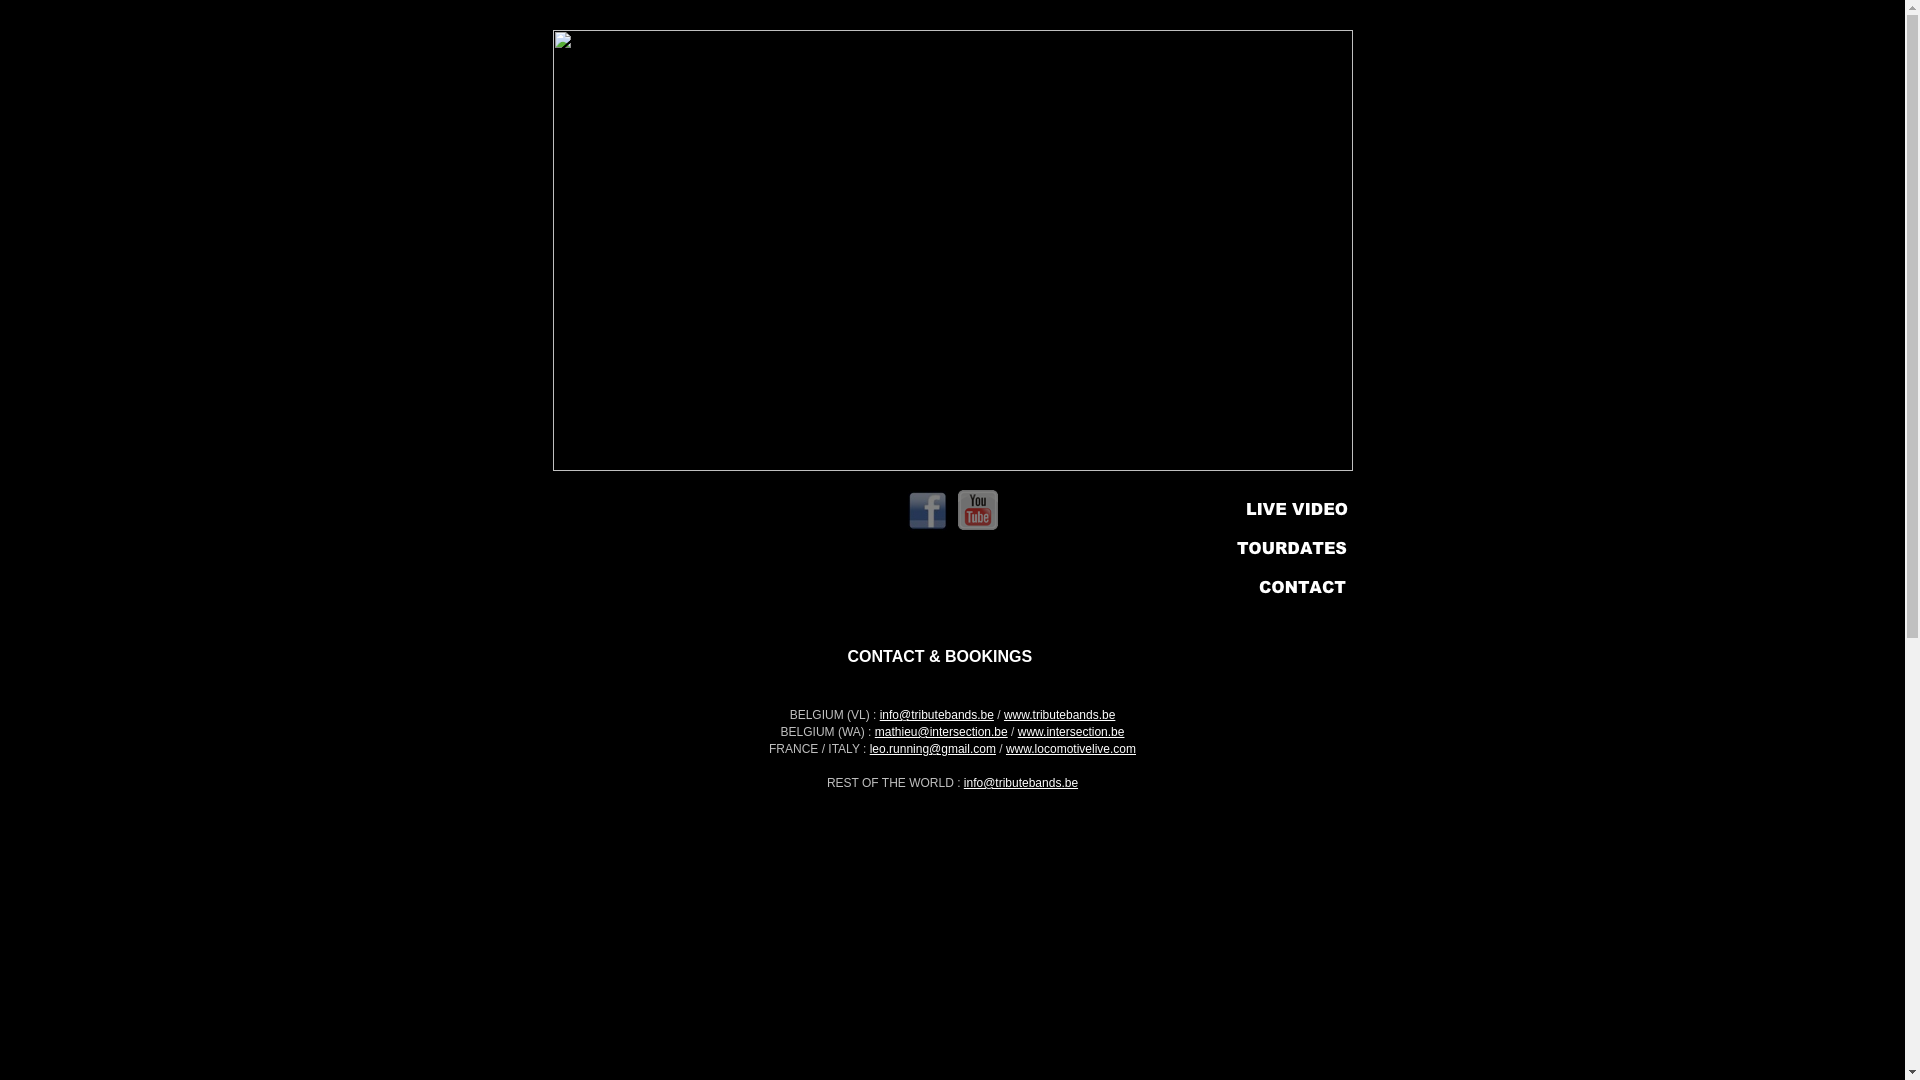 The image size is (1920, 1080). What do you see at coordinates (1003, 713) in the screenshot?
I see `'www.tributebands.be'` at bounding box center [1003, 713].